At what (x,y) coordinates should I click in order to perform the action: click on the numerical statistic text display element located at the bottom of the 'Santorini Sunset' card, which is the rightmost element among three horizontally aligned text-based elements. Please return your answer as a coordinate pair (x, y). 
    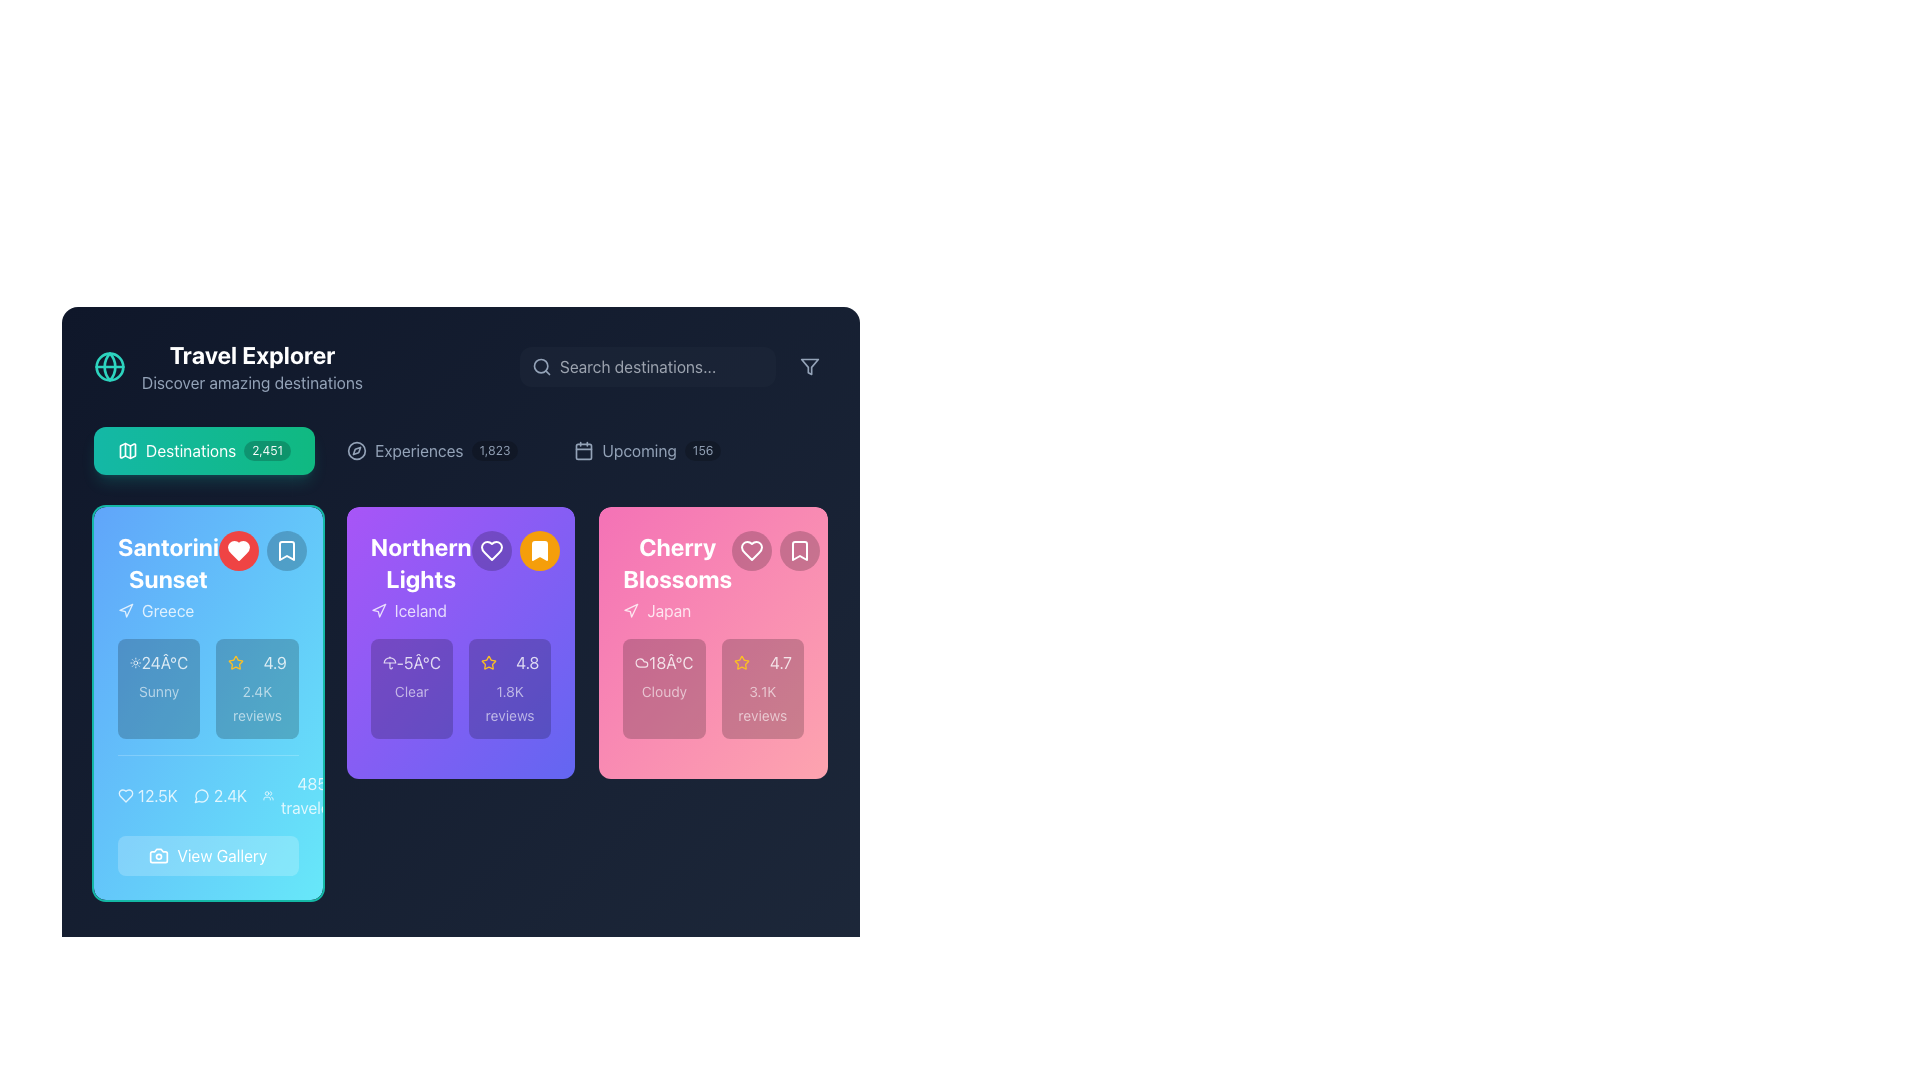
    Looking at the image, I should click on (303, 794).